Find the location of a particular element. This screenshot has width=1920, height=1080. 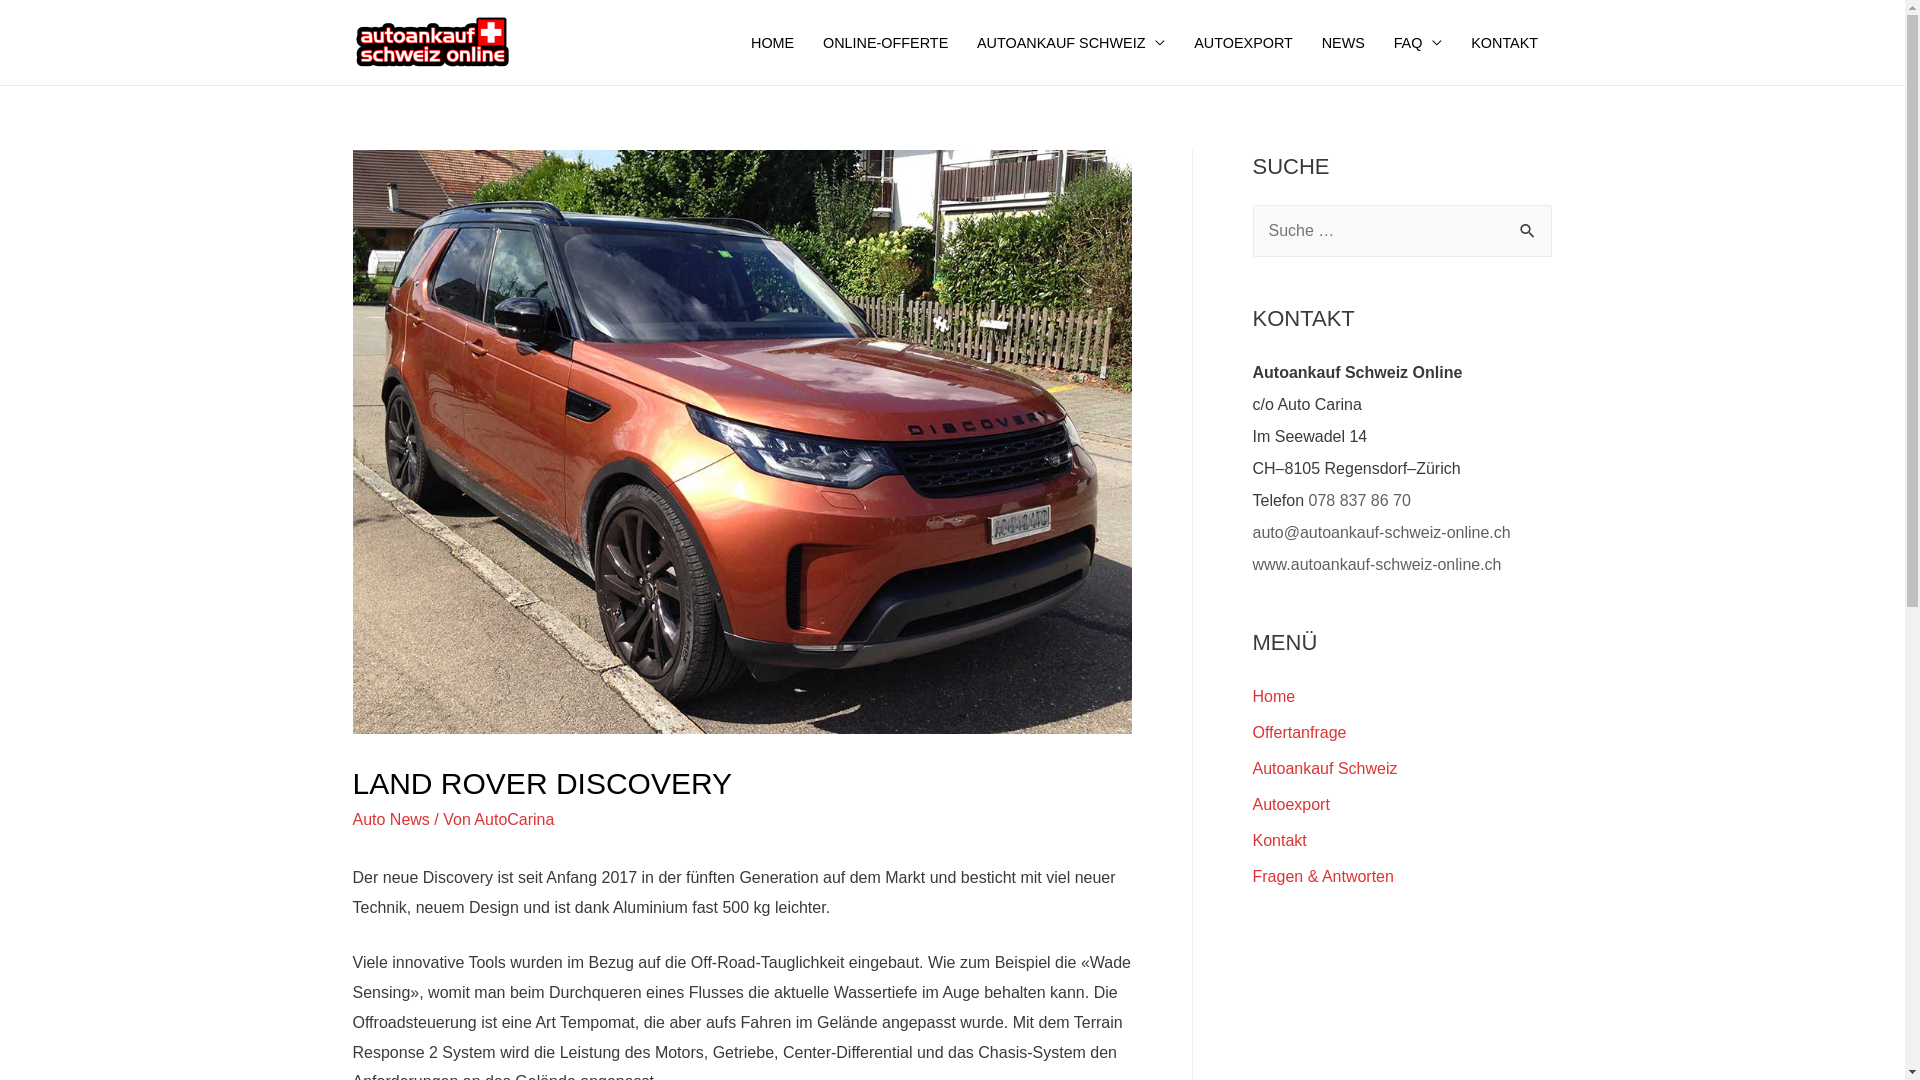

'NEWS' is located at coordinates (1343, 42).